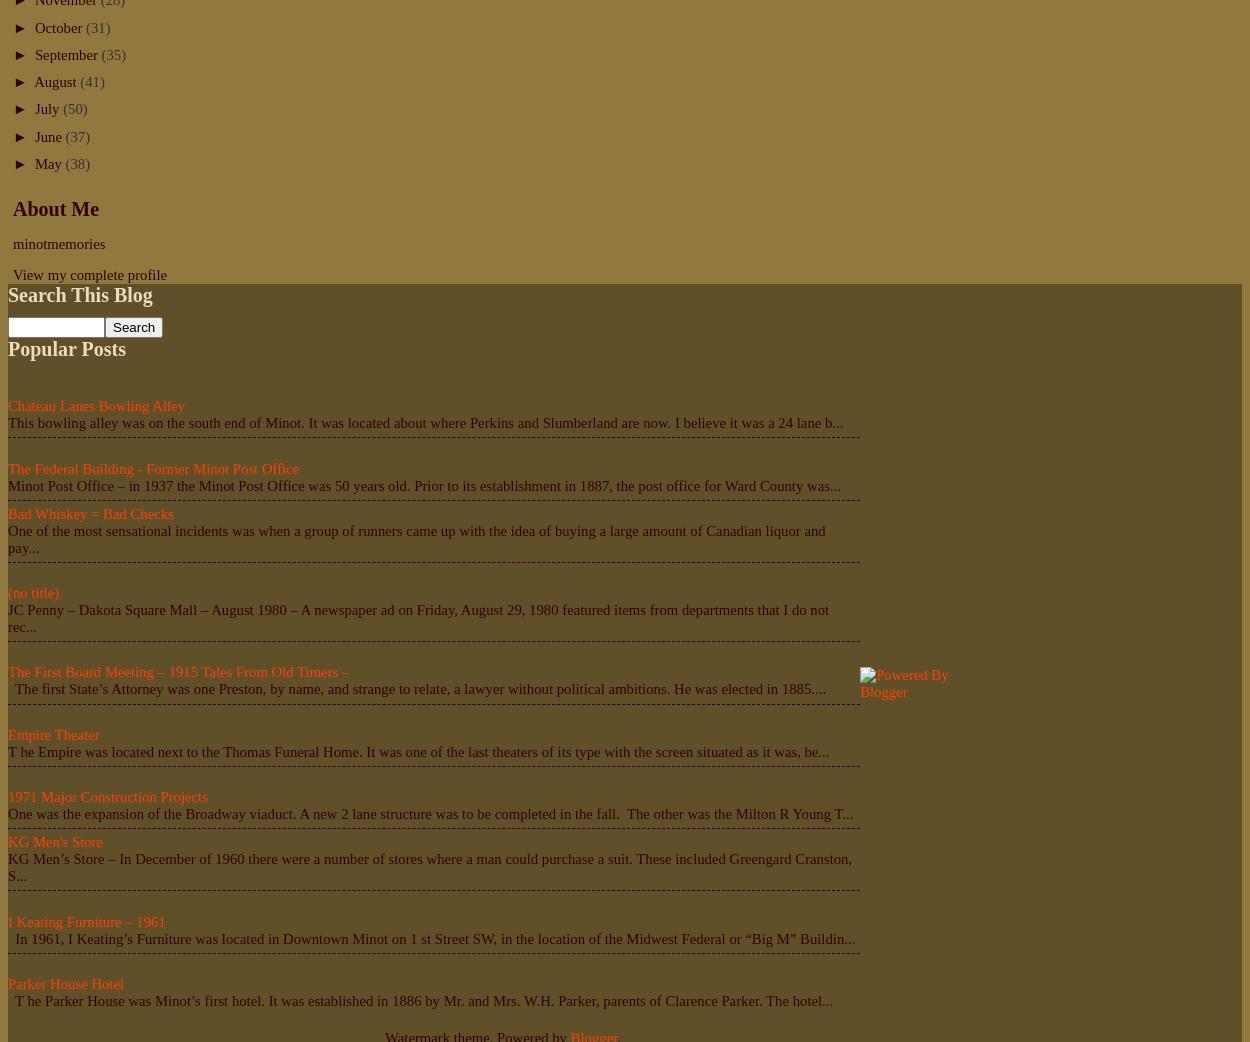 The height and width of the screenshot is (1042, 1250). Describe the element at coordinates (8, 797) in the screenshot. I see `'1971 Major Construction Projects'` at that location.